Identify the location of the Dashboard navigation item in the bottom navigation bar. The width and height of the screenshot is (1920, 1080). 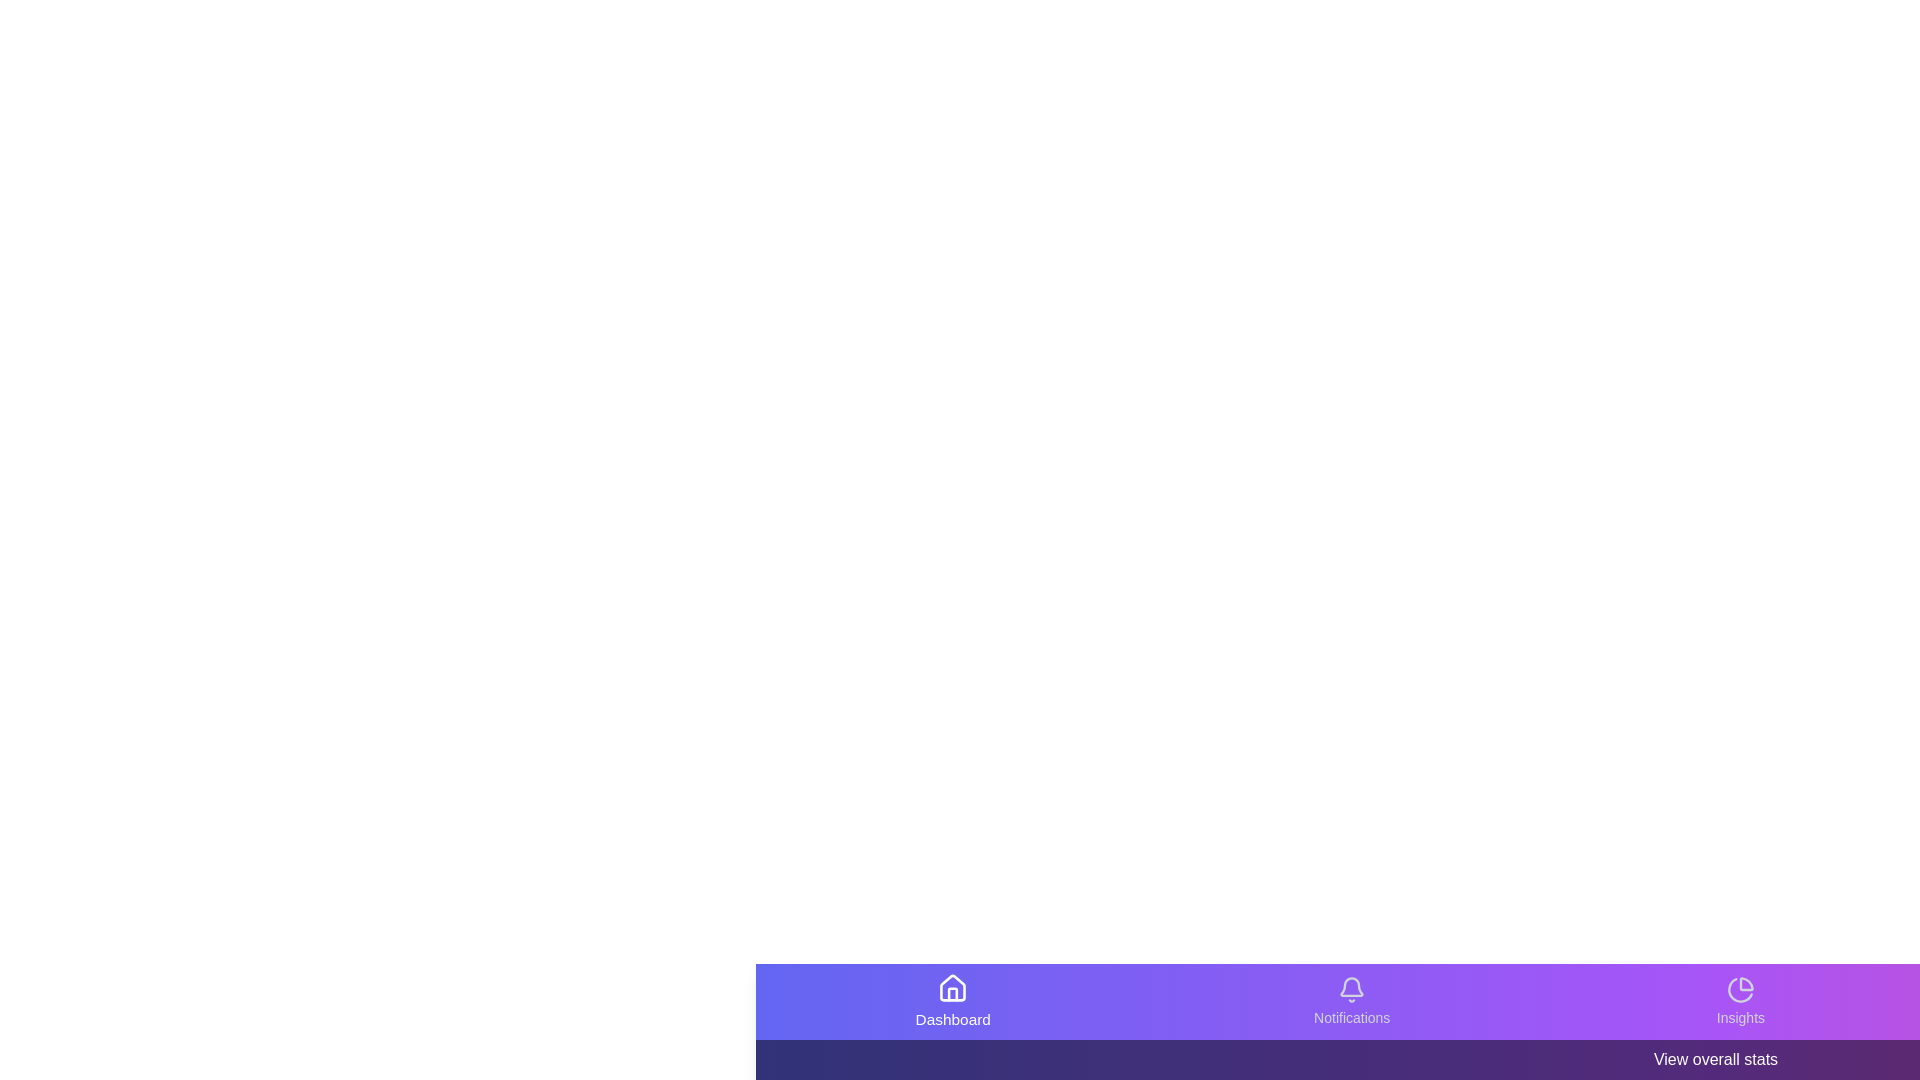
(952, 1002).